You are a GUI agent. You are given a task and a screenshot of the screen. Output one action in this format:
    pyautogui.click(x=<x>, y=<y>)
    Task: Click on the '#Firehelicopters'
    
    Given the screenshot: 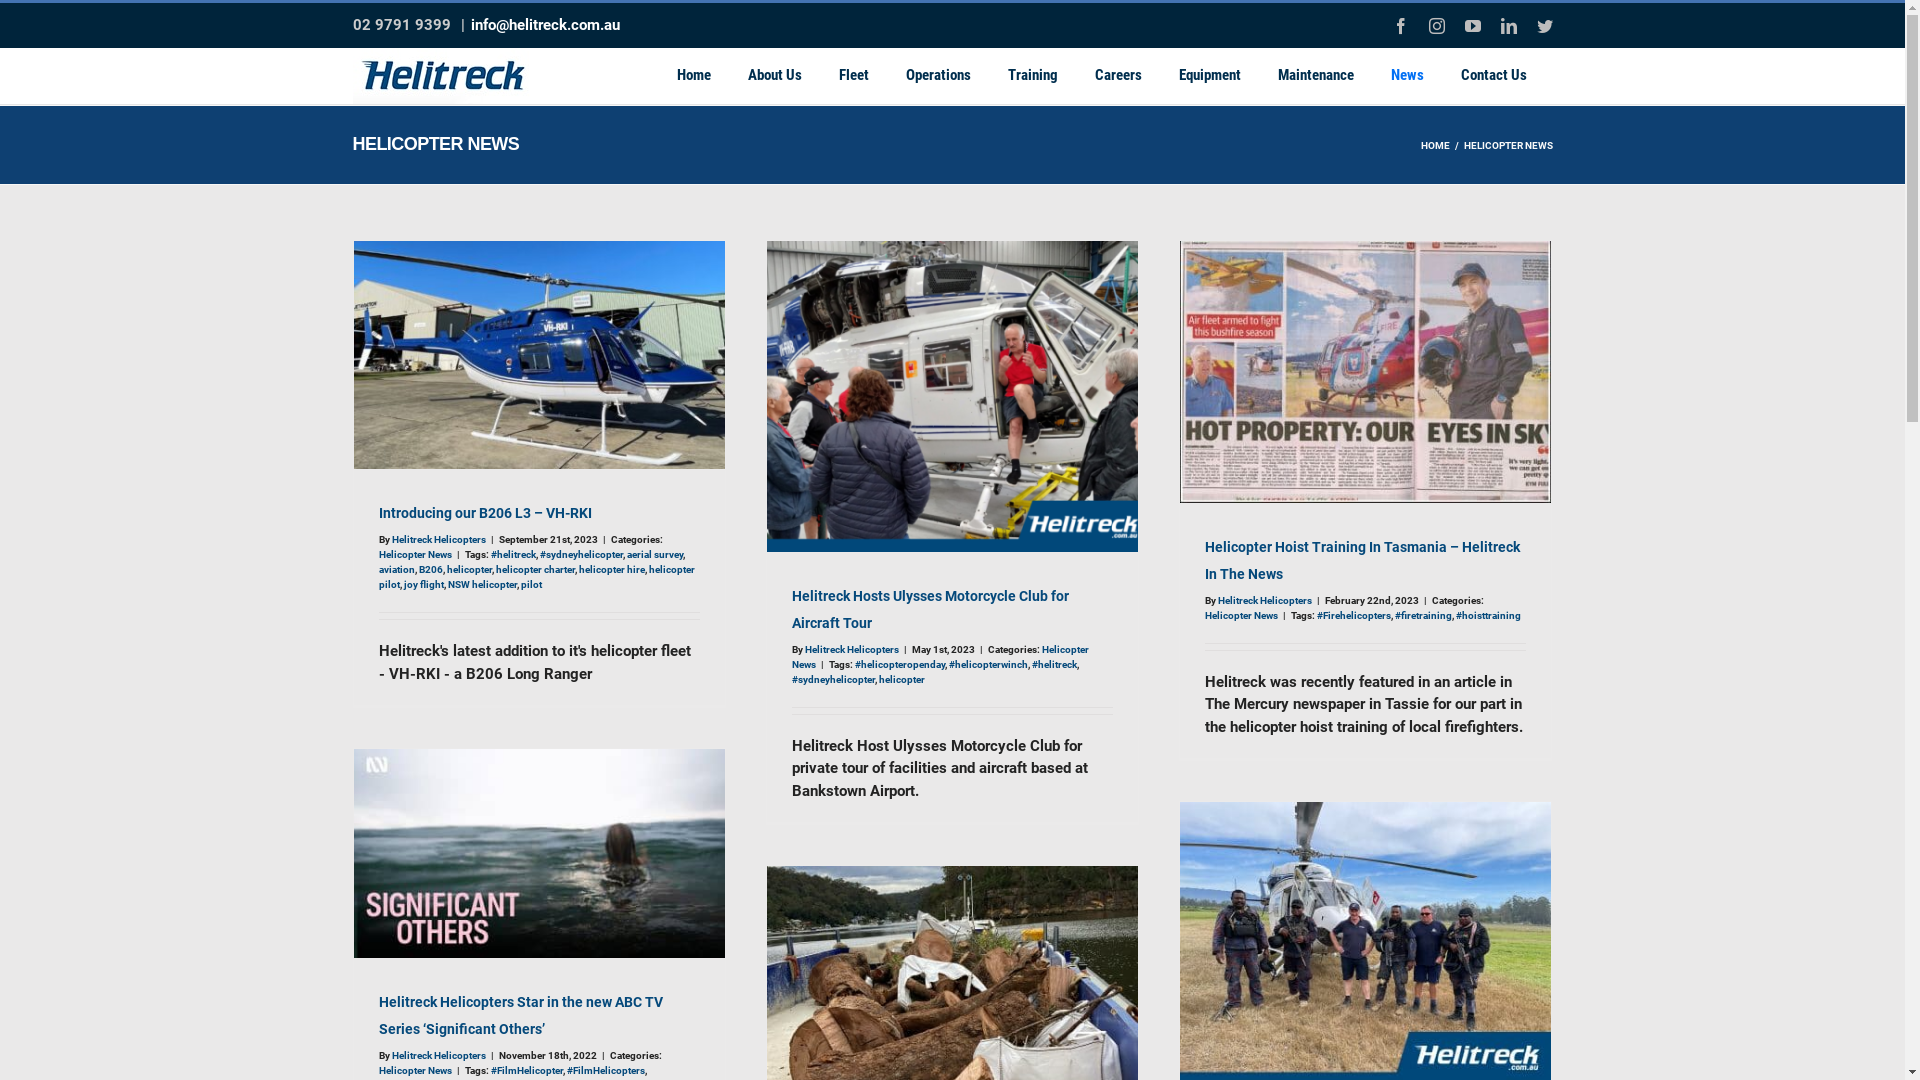 What is the action you would take?
    pyautogui.click(x=1353, y=614)
    